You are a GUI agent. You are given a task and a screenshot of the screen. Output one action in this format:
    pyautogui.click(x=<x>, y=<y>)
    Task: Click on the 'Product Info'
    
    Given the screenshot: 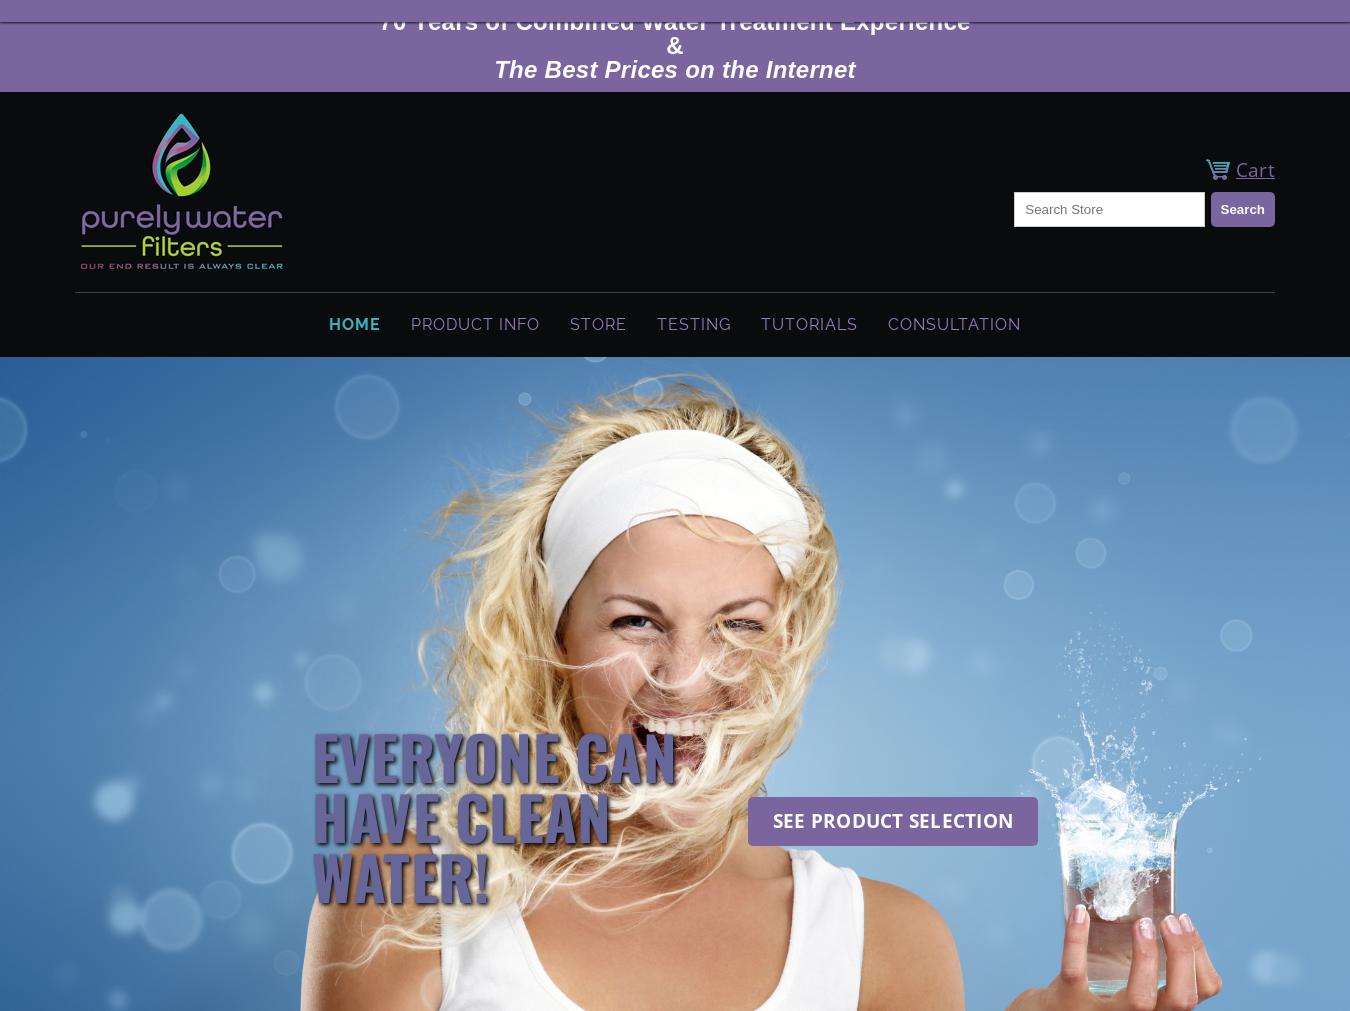 What is the action you would take?
    pyautogui.click(x=410, y=324)
    